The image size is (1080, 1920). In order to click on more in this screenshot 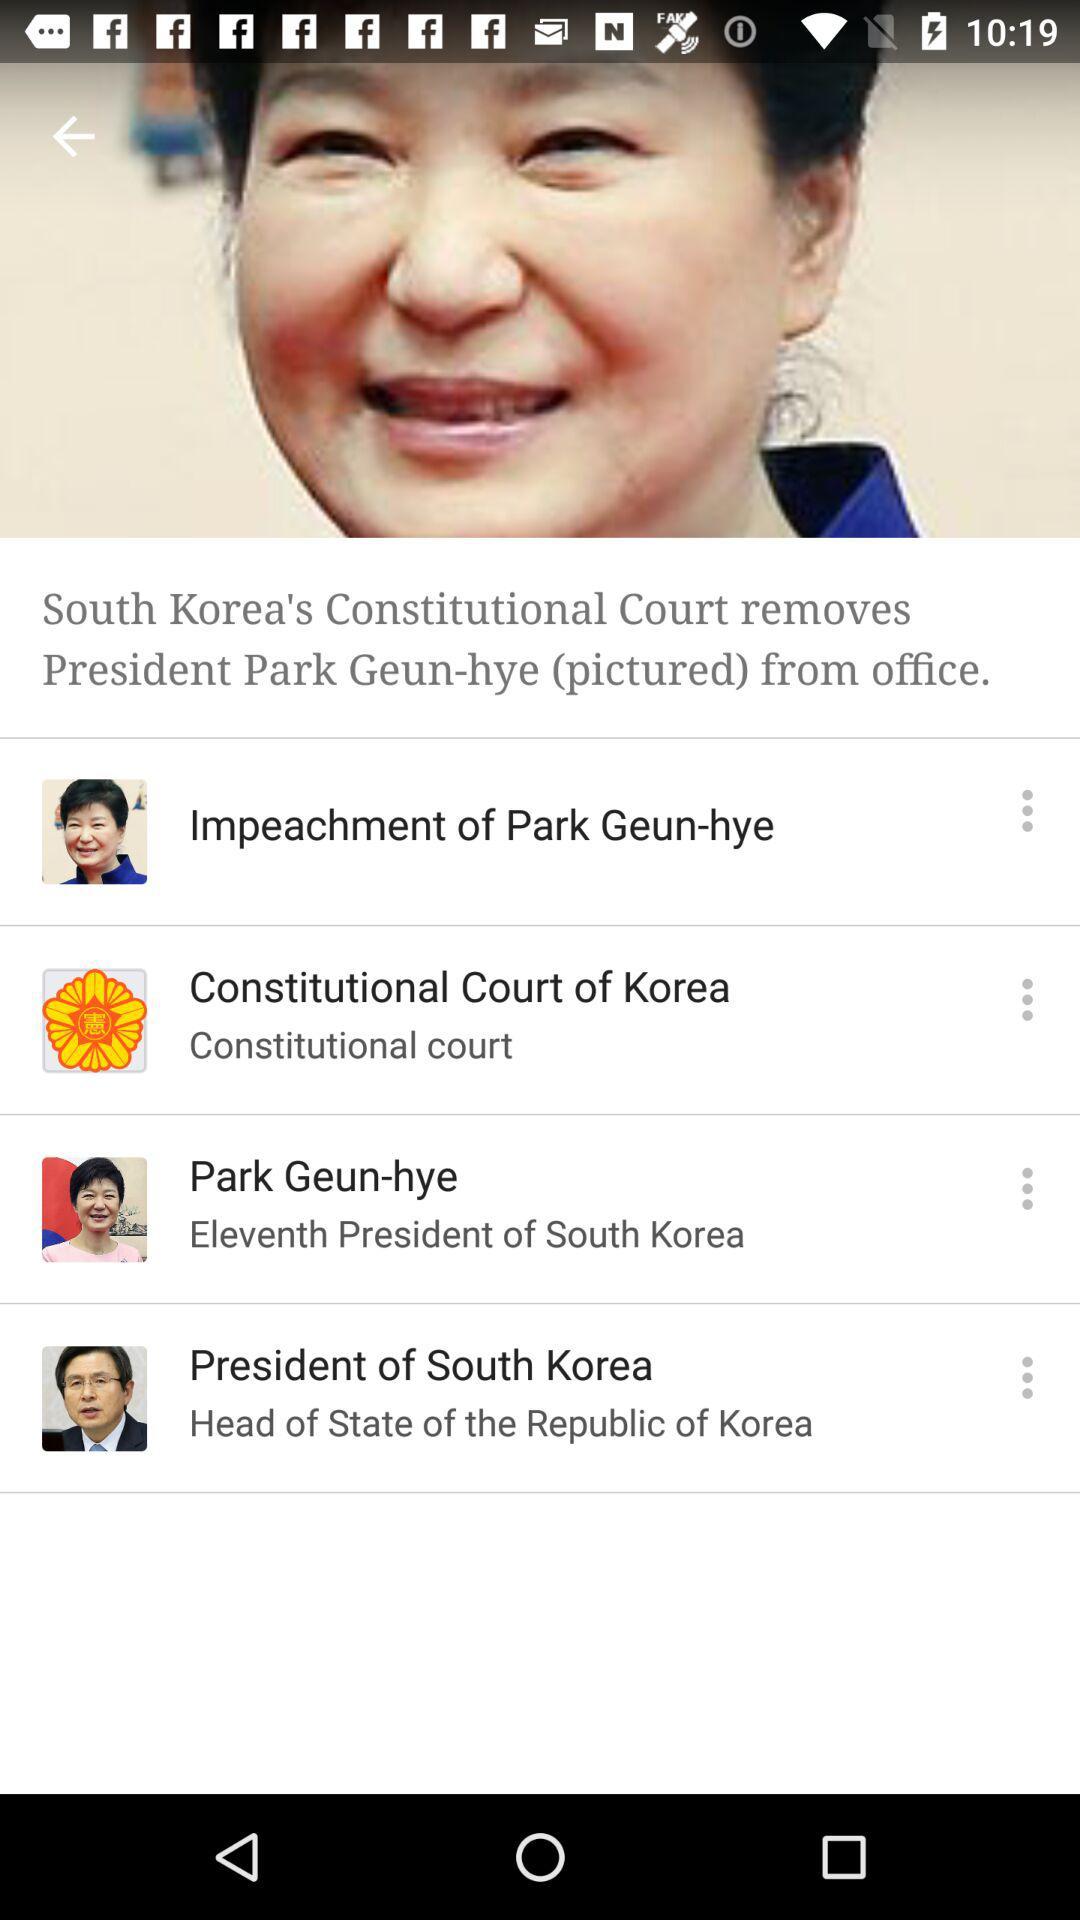, I will do `click(1027, 810)`.